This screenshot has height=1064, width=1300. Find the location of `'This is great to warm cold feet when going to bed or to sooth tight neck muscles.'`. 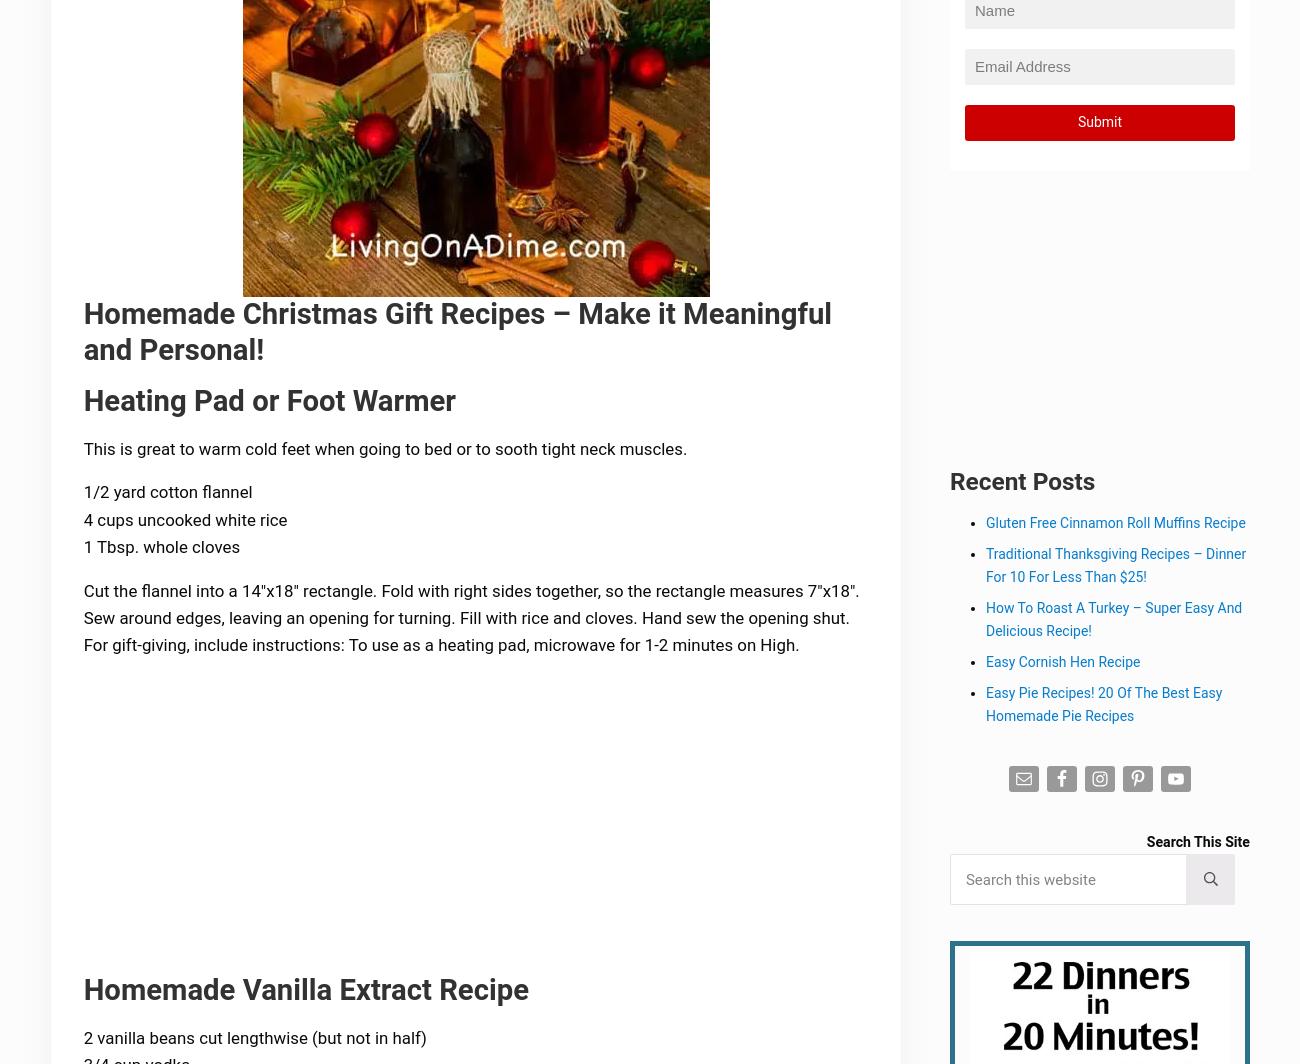

'This is great to warm cold feet when going to bed or to sooth tight neck muscles.' is located at coordinates (85, 449).